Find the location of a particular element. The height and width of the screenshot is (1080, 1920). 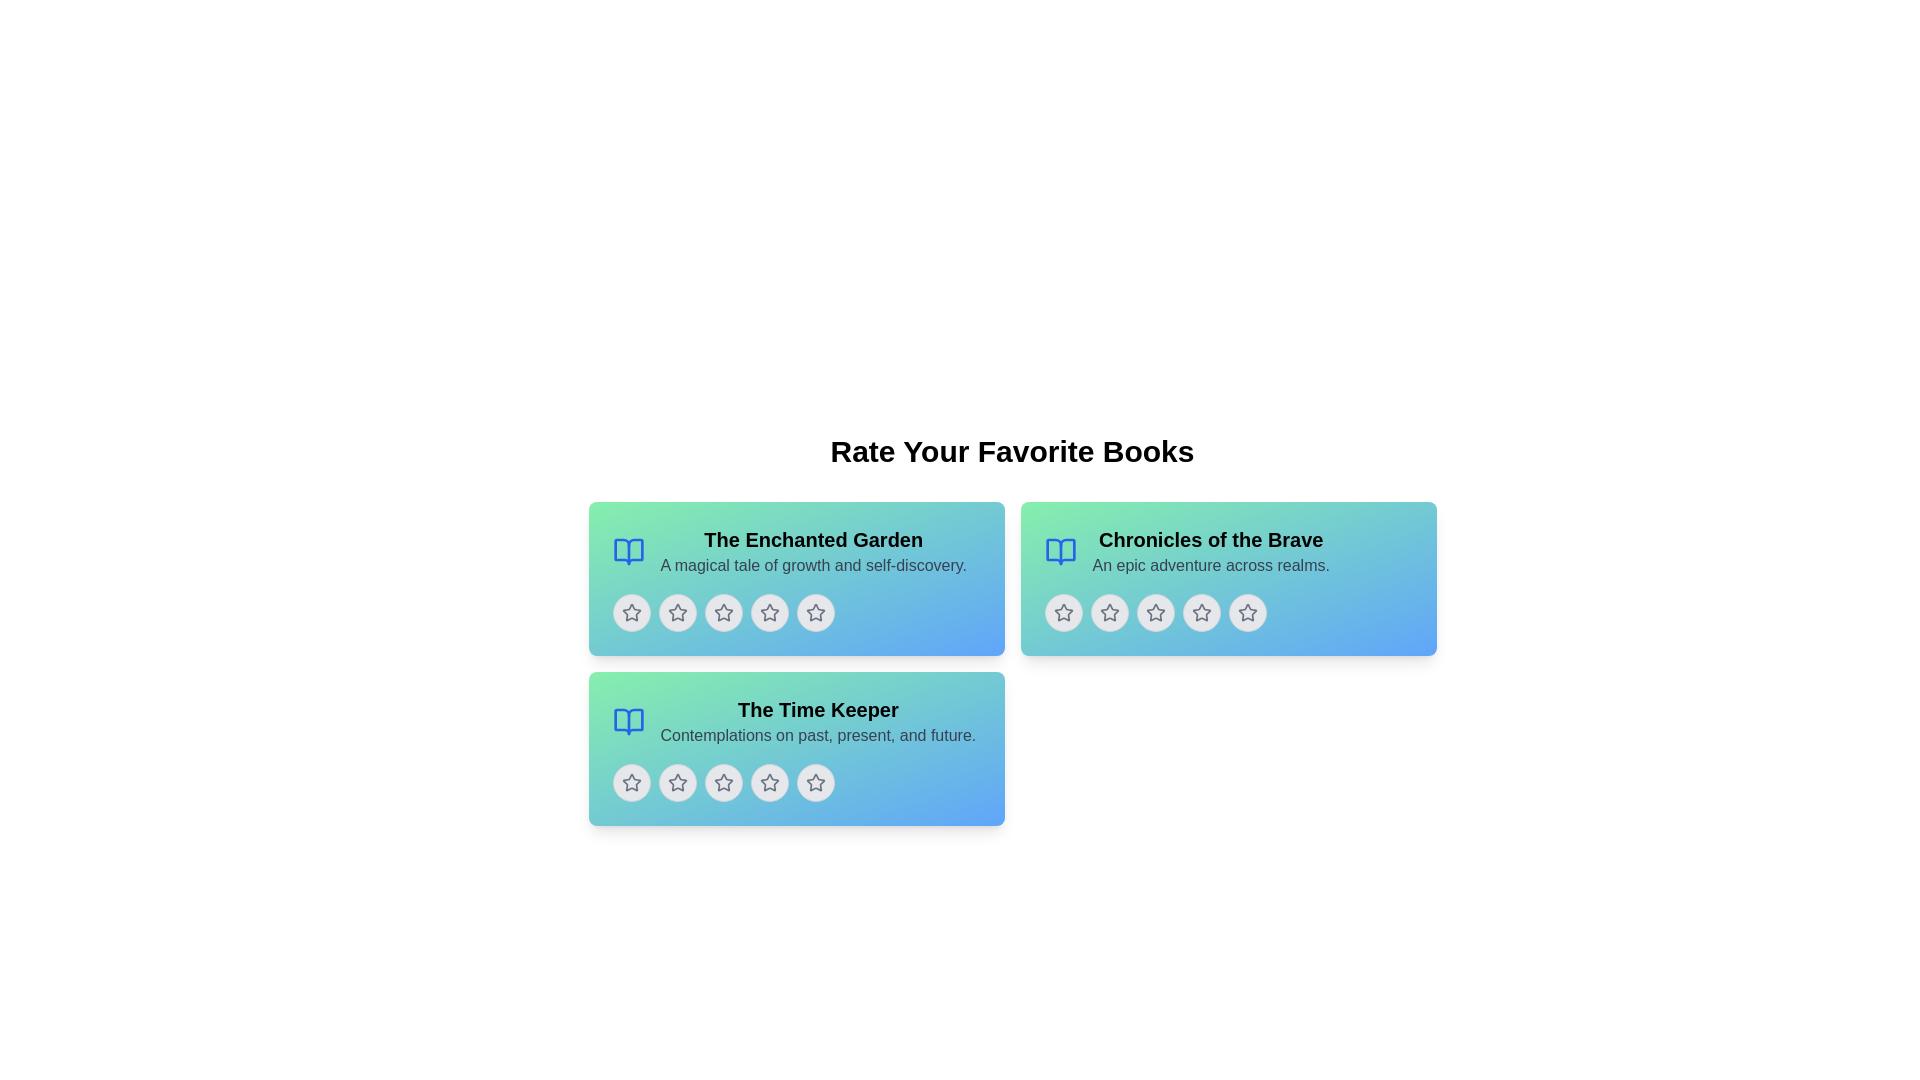

the first star rating icon located beneath the text 'The Time Keeper' is located at coordinates (630, 782).